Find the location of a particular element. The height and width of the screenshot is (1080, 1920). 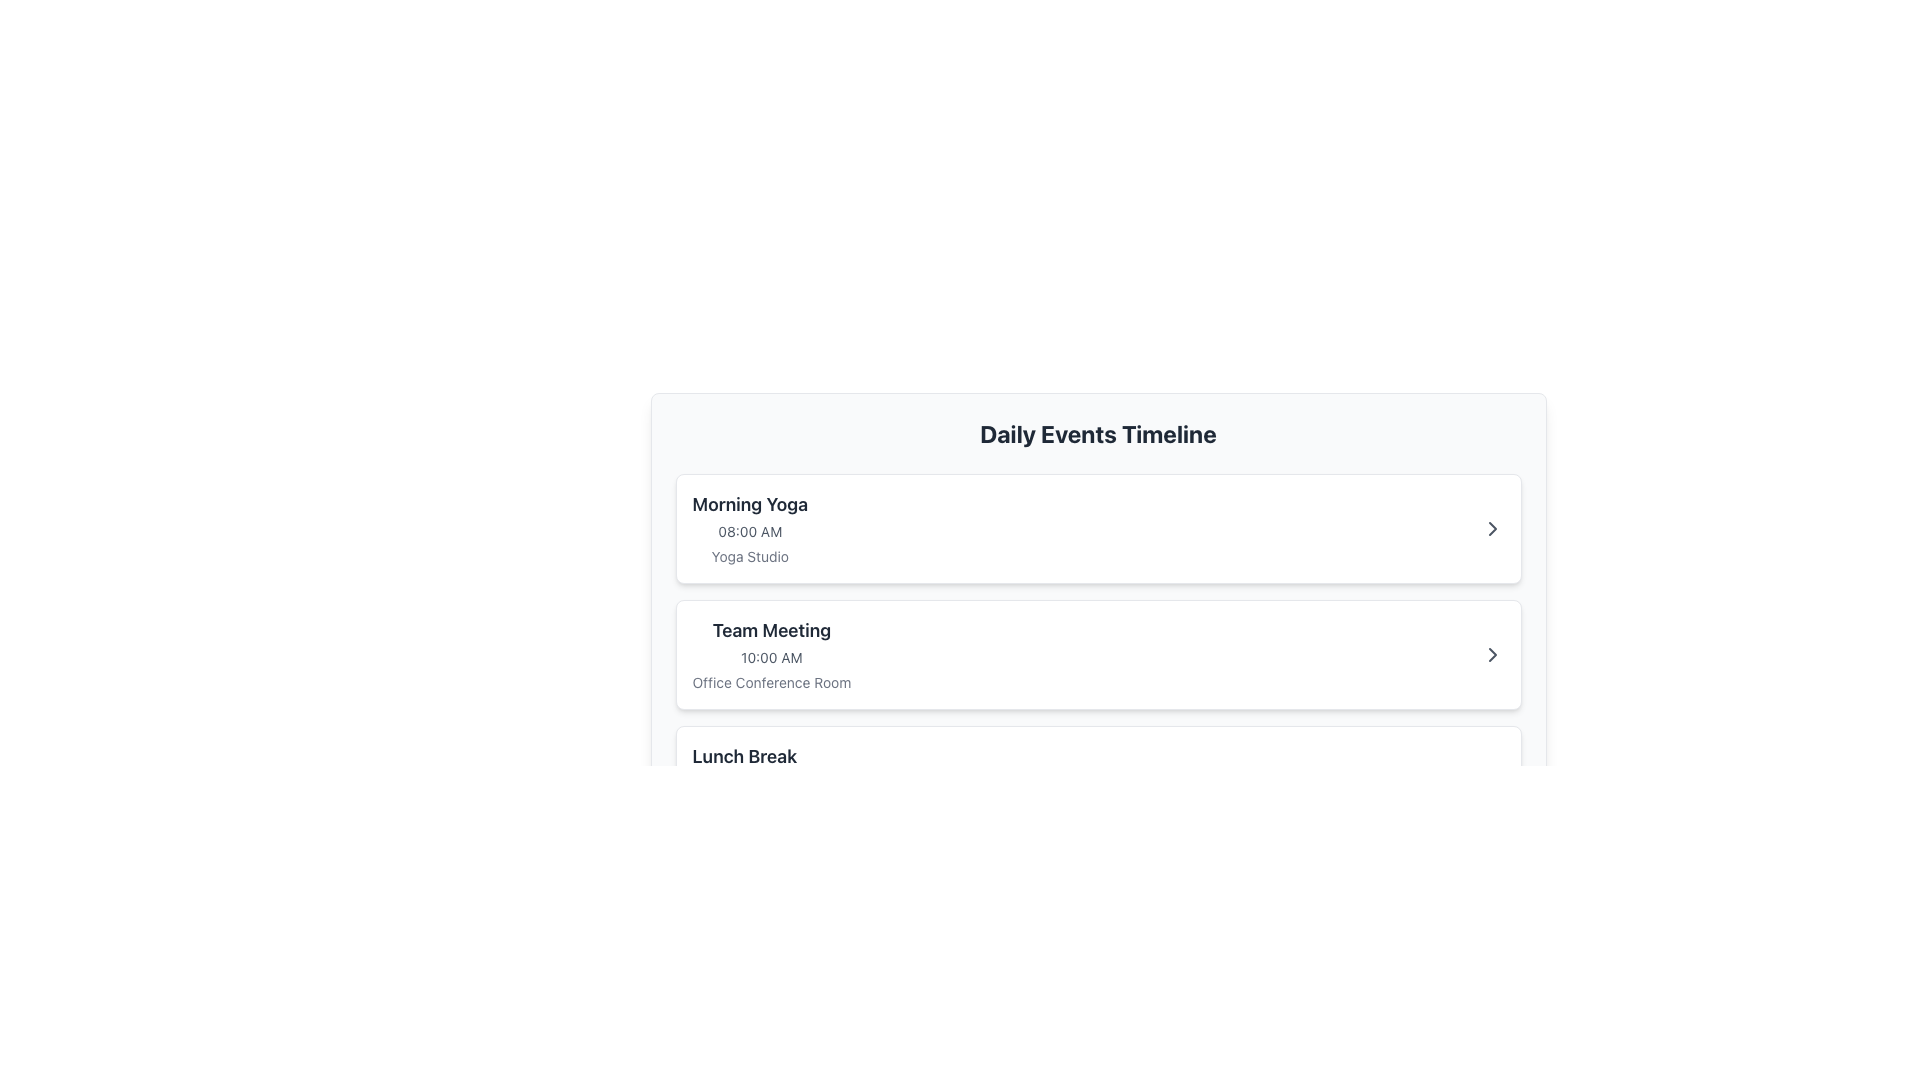

the keyboard navigation on the button that expands or collapses additional details for the 'Lunch Break' event, located at the far right within its panel is located at coordinates (1492, 779).